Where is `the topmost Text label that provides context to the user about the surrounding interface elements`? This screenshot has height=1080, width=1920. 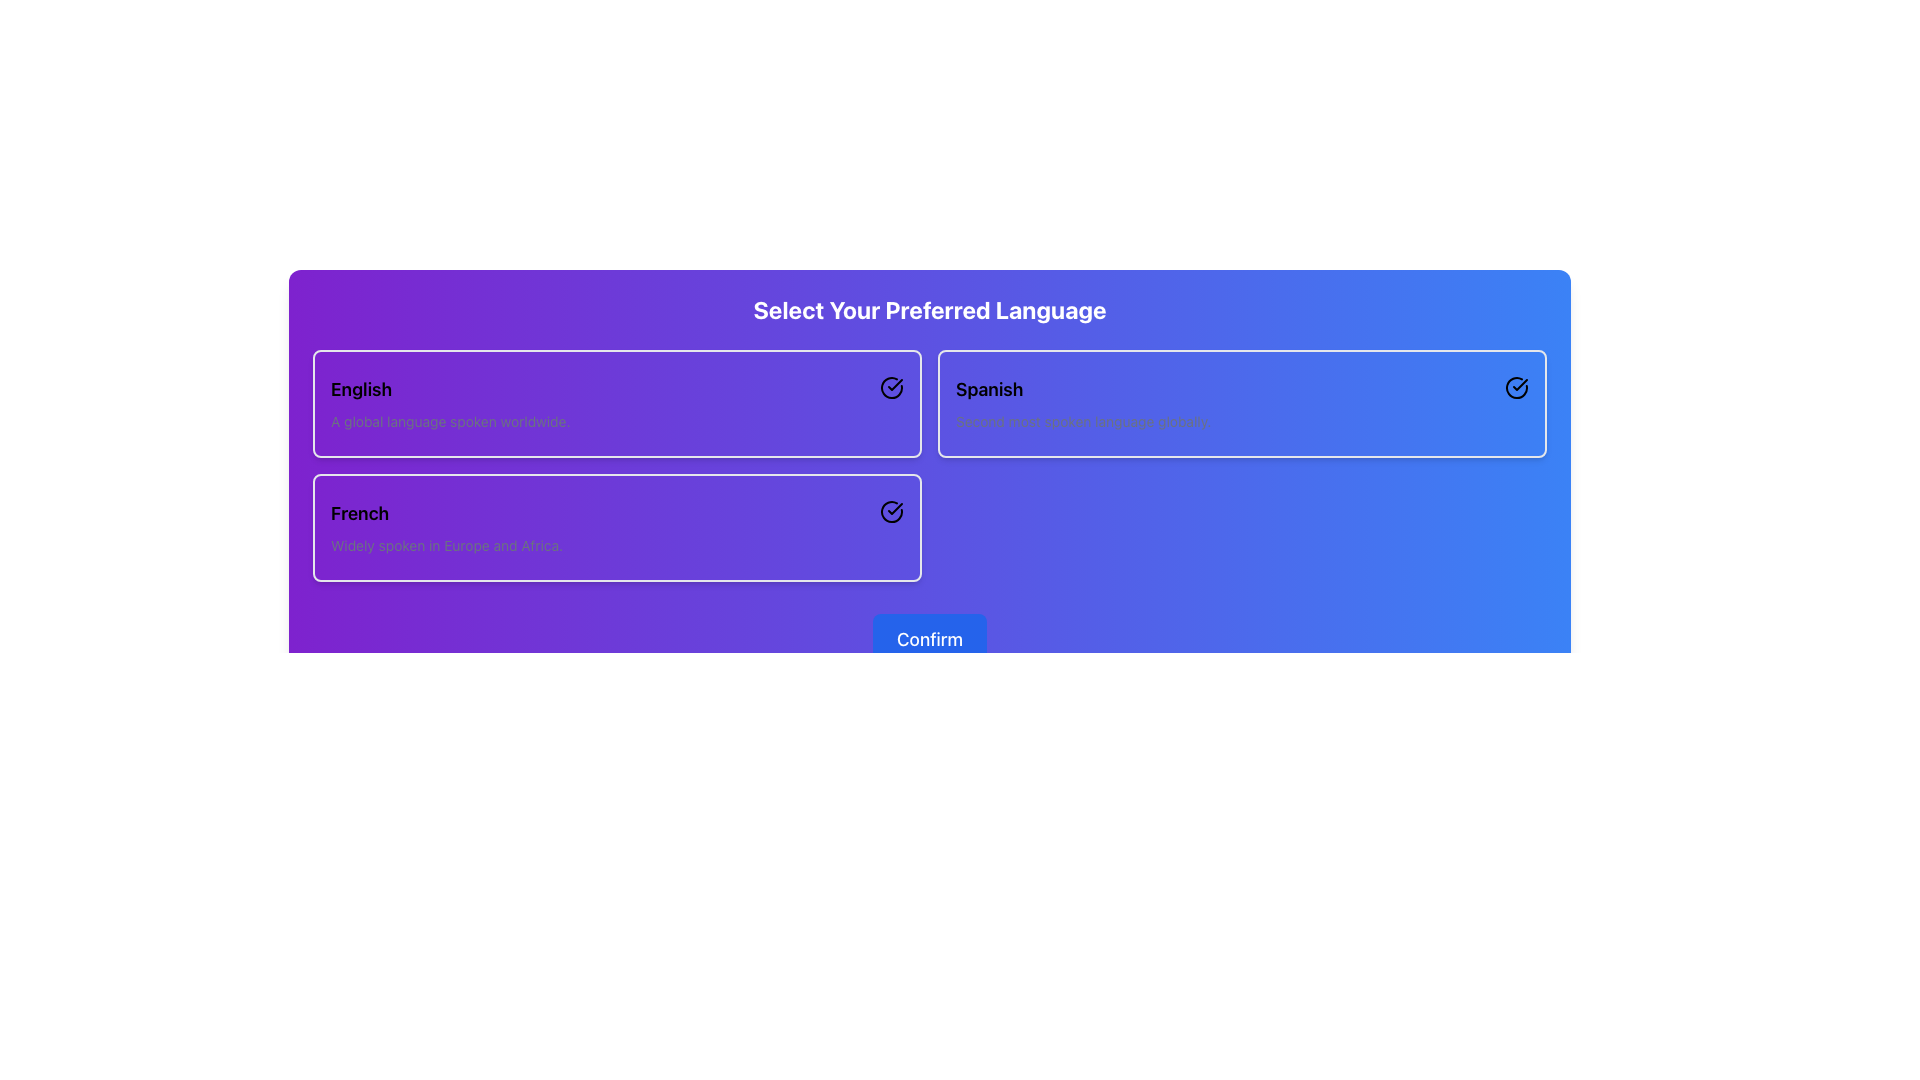
the topmost Text label that provides context to the user about the surrounding interface elements is located at coordinates (929, 309).